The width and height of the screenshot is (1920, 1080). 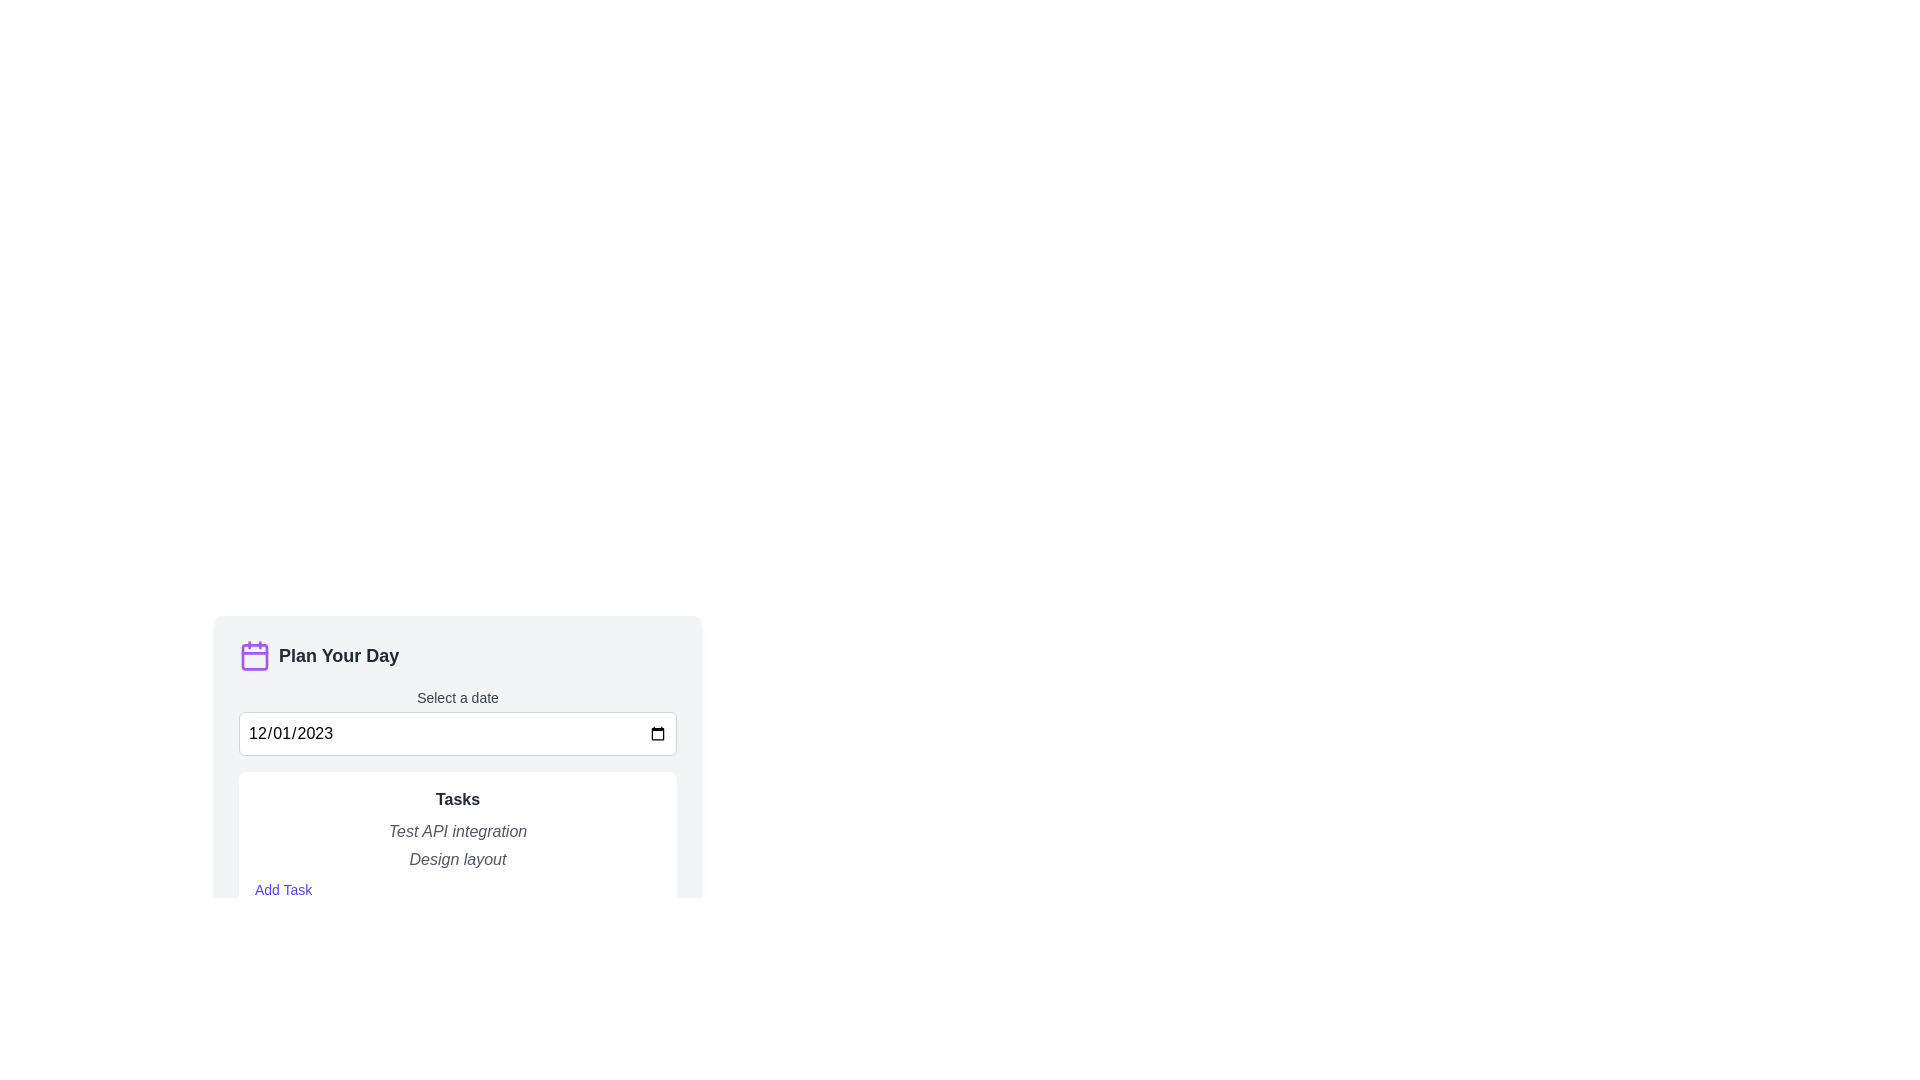 I want to click on text from the header or title of the task list located inside the white background card, positioned at the top, below the date selection field, so click(x=456, y=798).